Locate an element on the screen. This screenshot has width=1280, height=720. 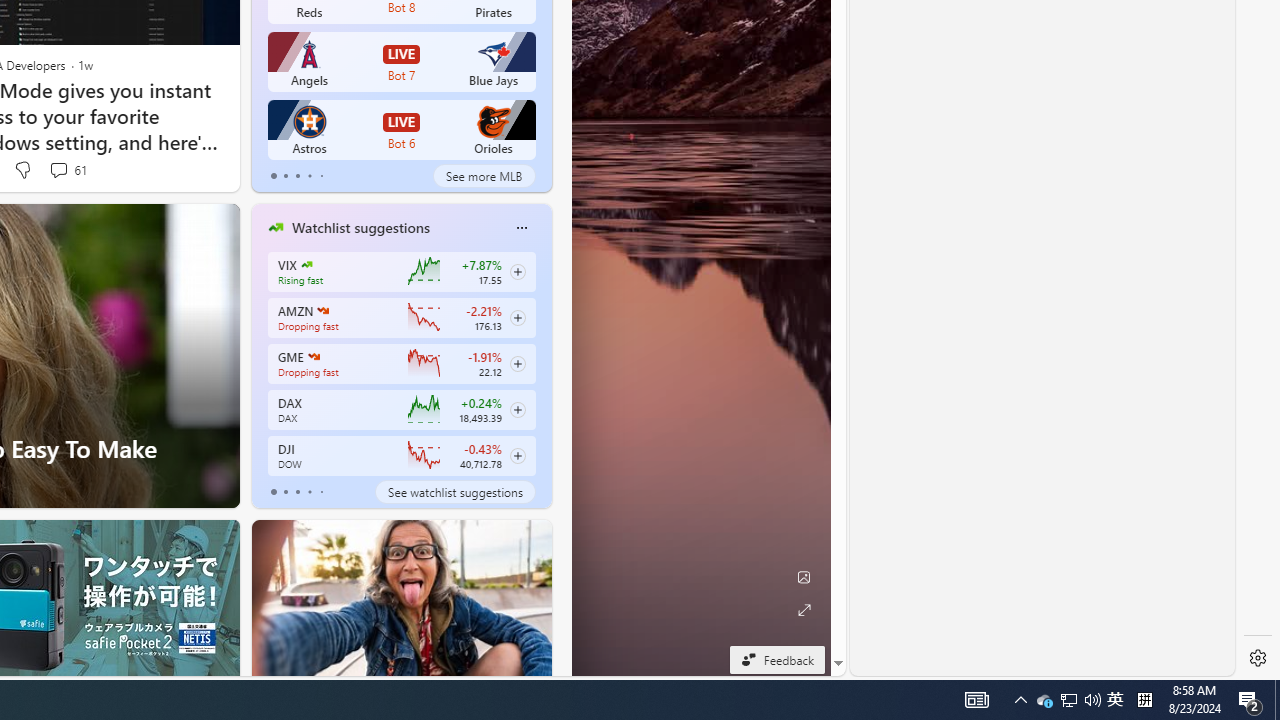
'CBOE Market Volatility Index' is located at coordinates (305, 263).